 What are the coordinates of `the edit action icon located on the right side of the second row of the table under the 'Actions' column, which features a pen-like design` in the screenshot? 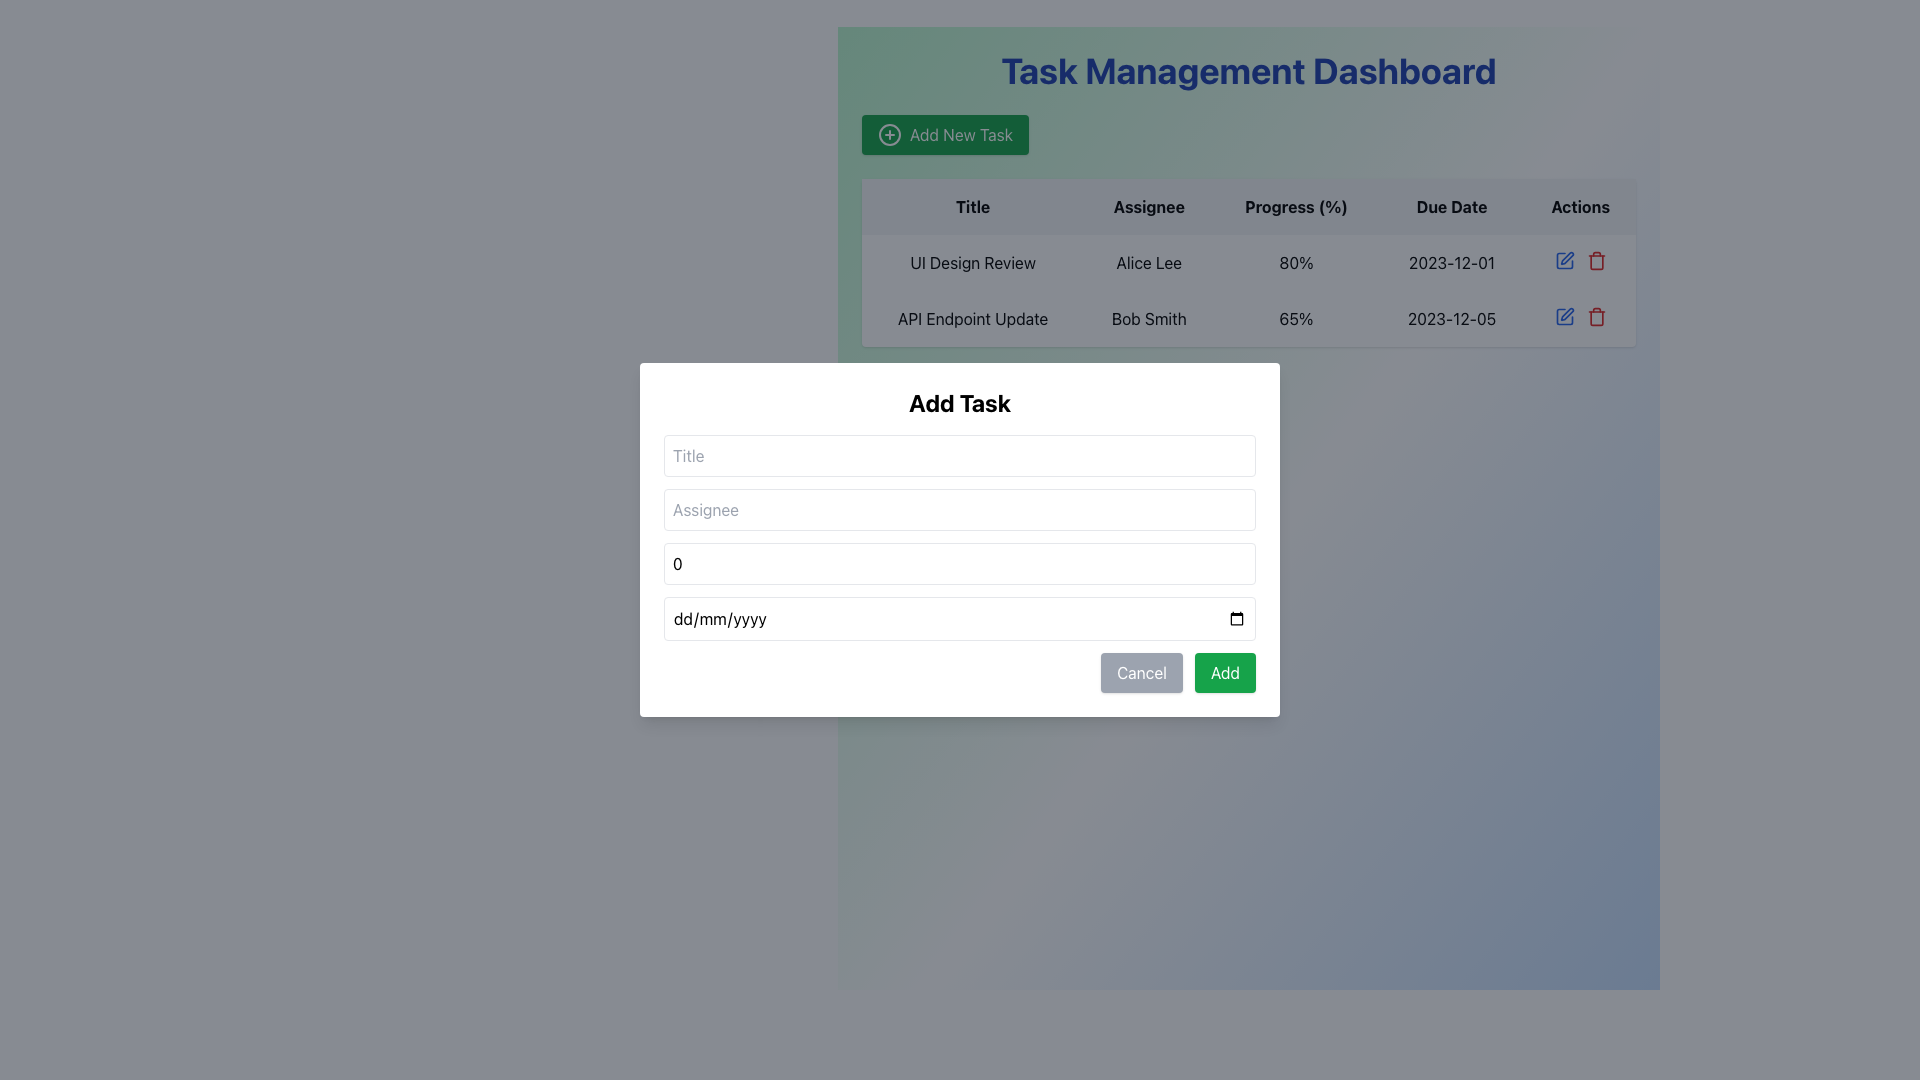 It's located at (1566, 314).